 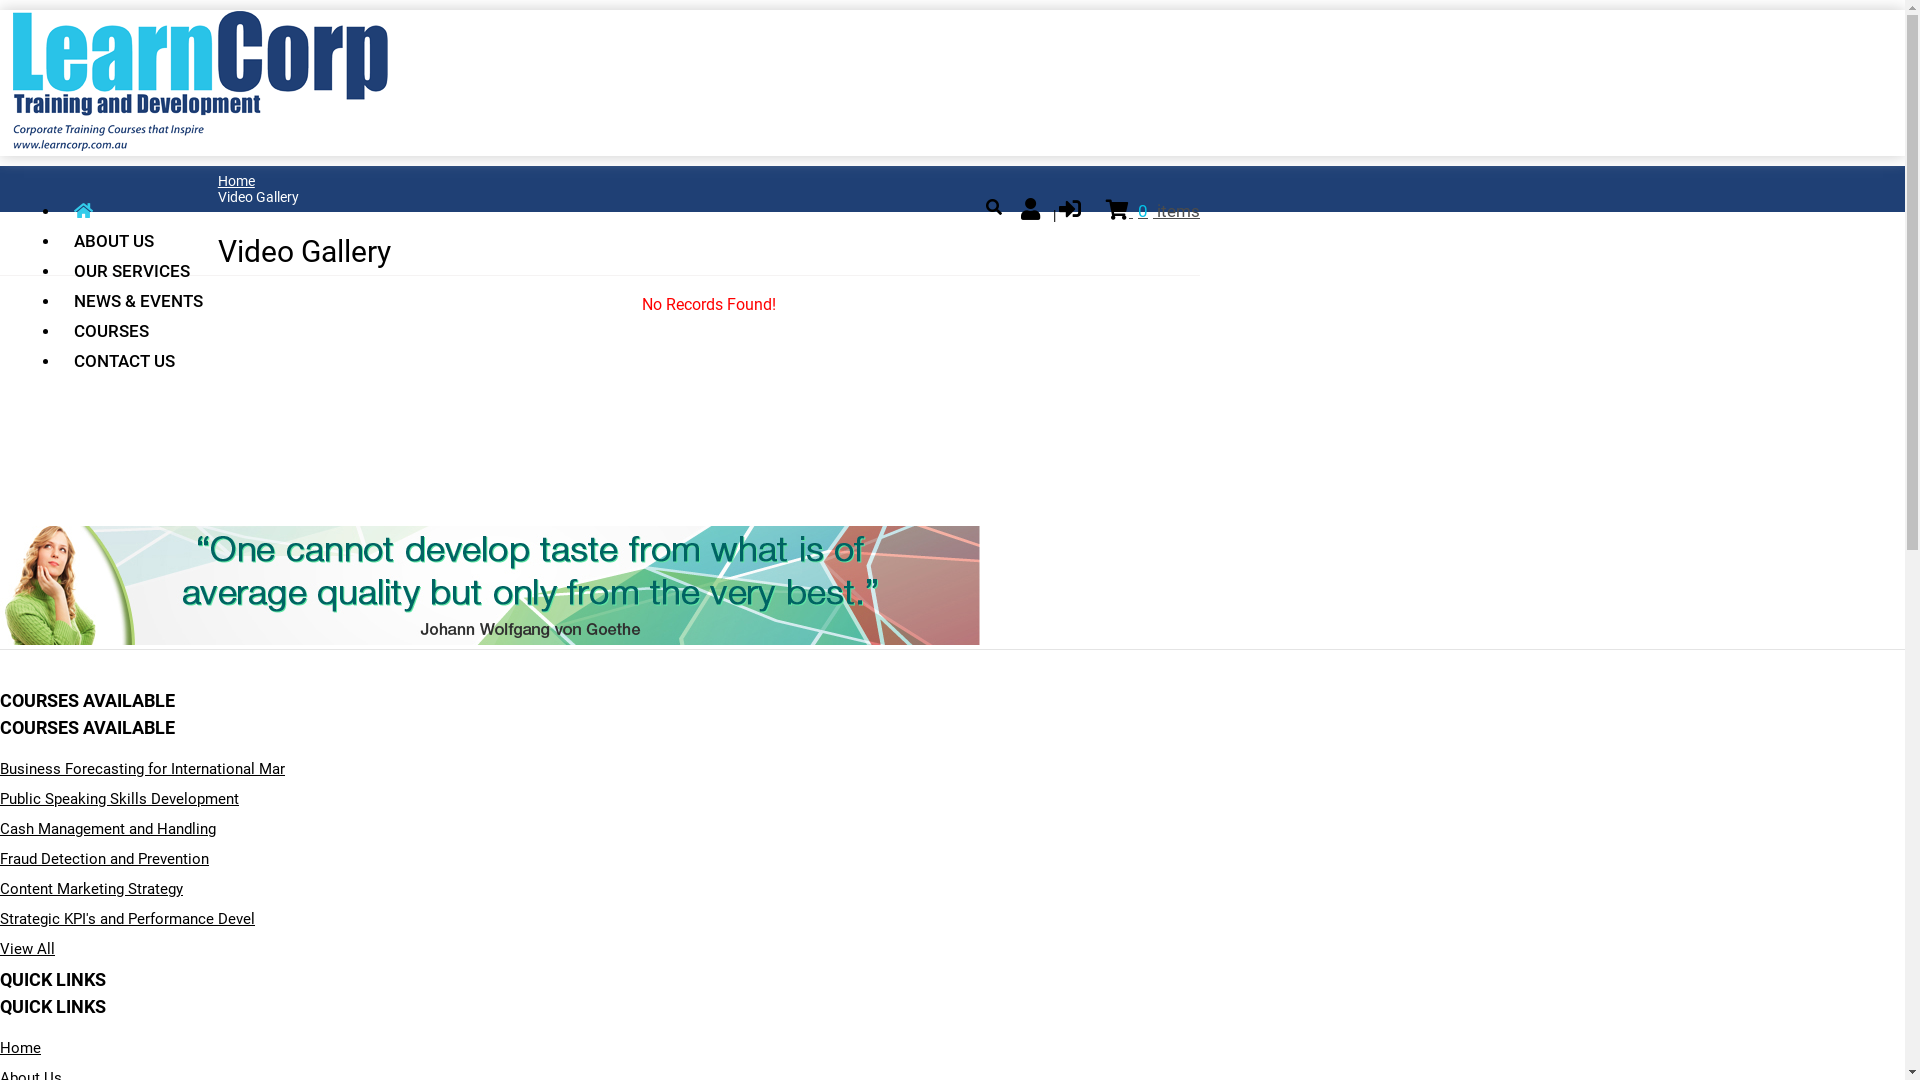 What do you see at coordinates (138, 361) in the screenshot?
I see `'CONTACT US'` at bounding box center [138, 361].